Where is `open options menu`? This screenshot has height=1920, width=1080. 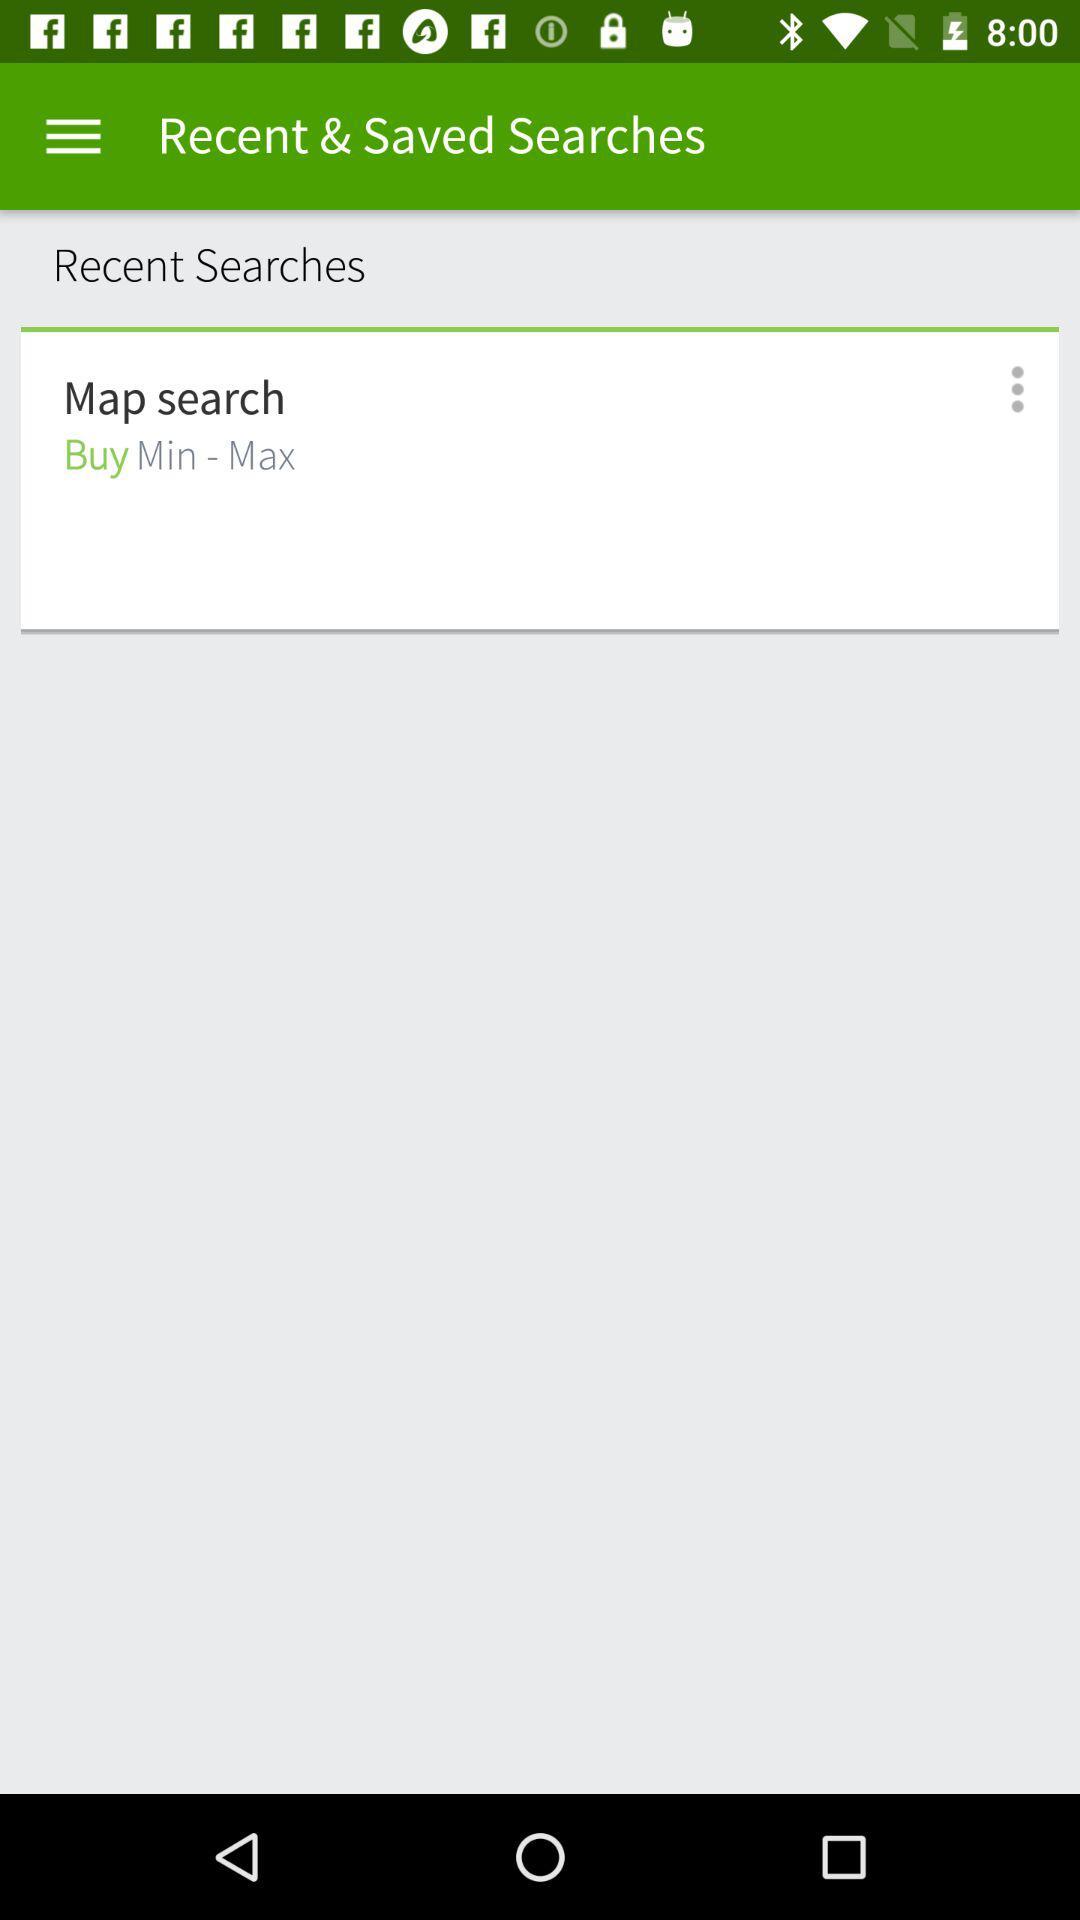
open options menu is located at coordinates (995, 389).